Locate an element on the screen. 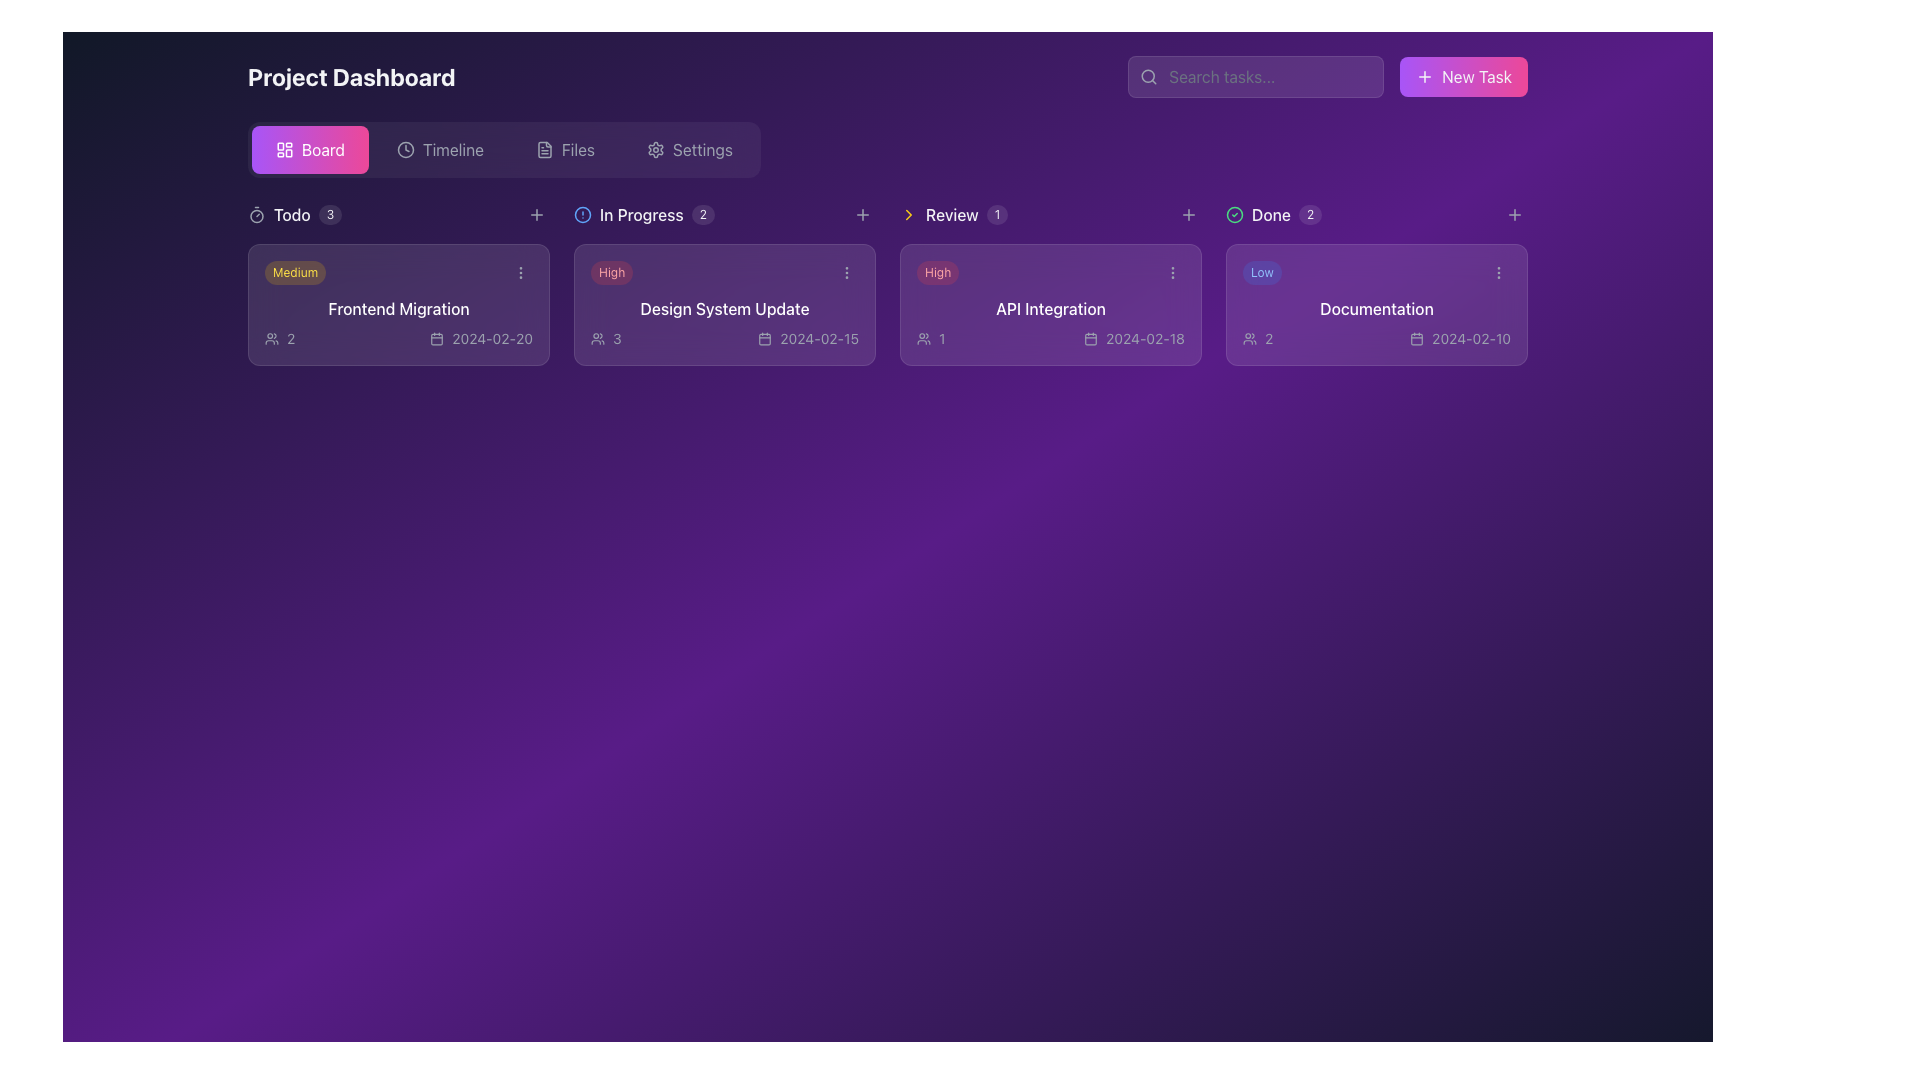  the button is located at coordinates (1515, 215).